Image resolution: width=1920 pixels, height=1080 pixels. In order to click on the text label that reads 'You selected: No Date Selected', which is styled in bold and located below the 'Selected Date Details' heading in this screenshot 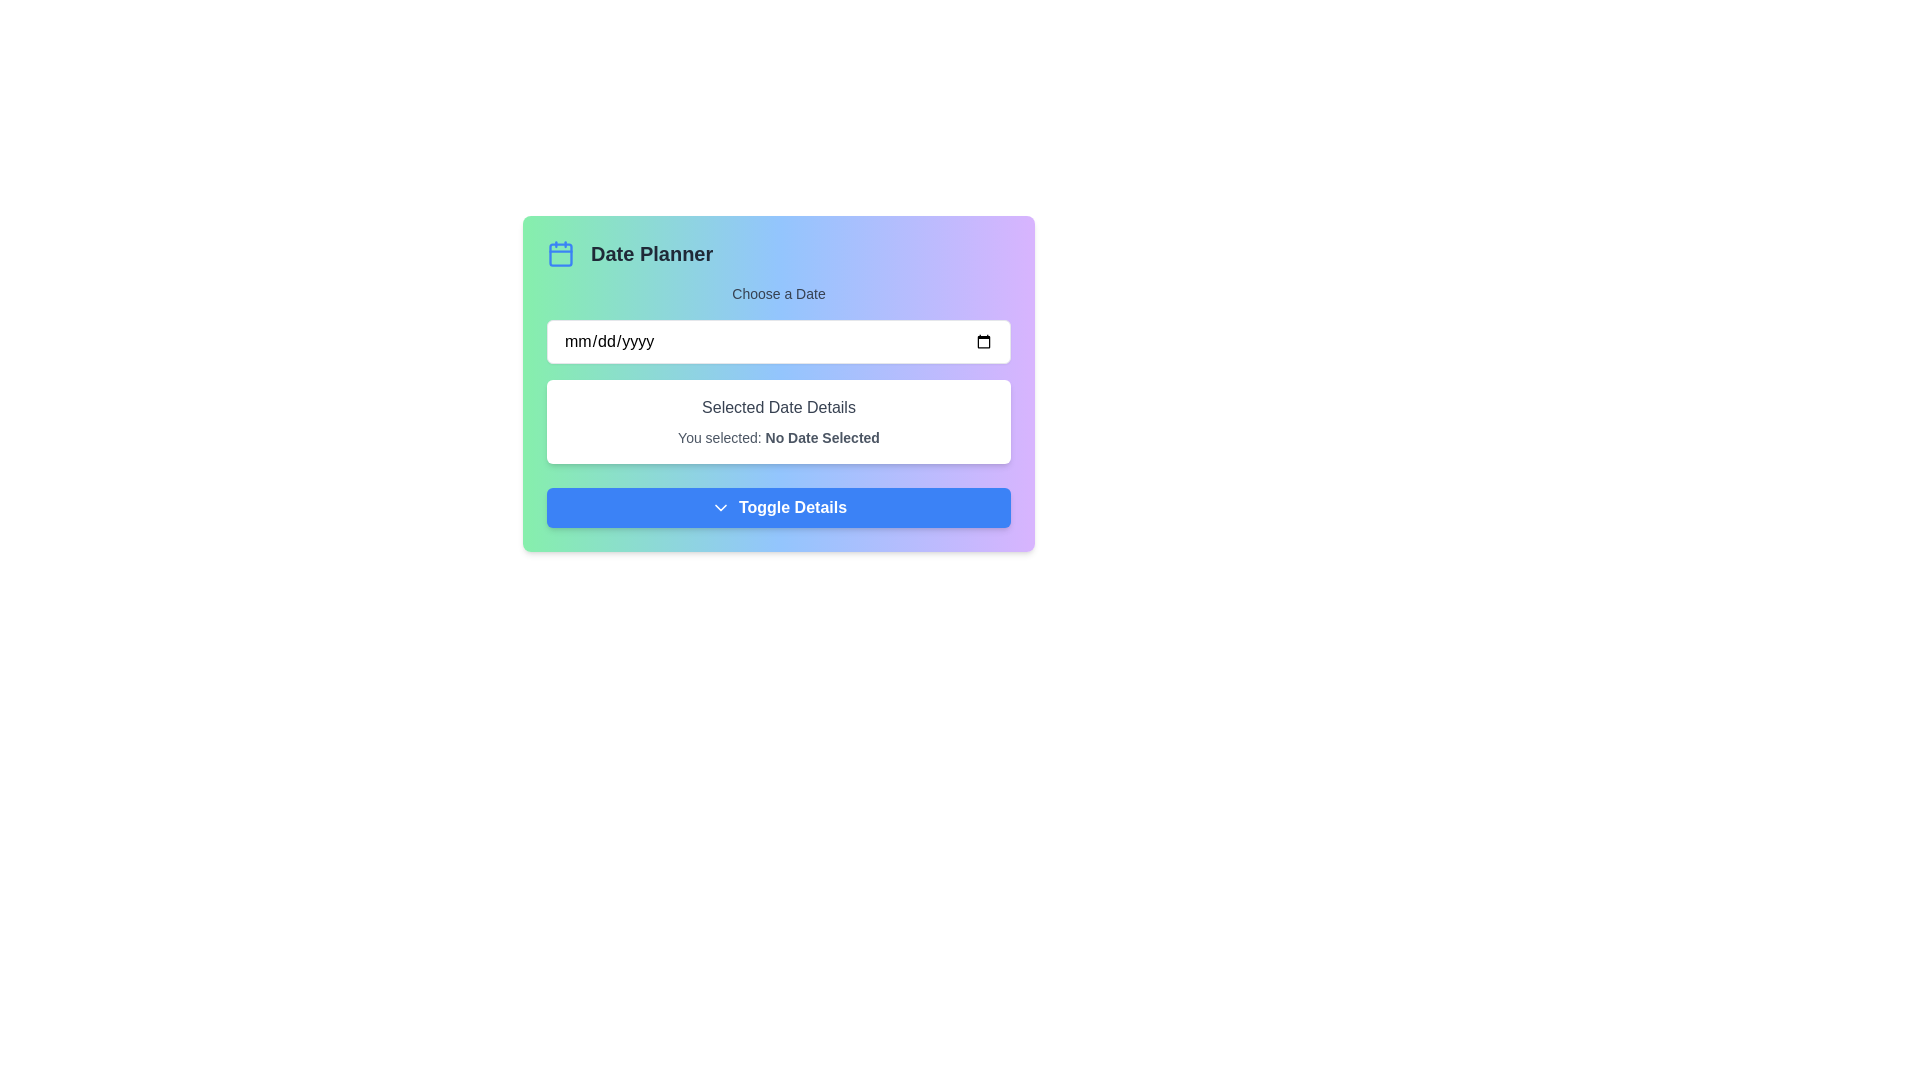, I will do `click(777, 437)`.